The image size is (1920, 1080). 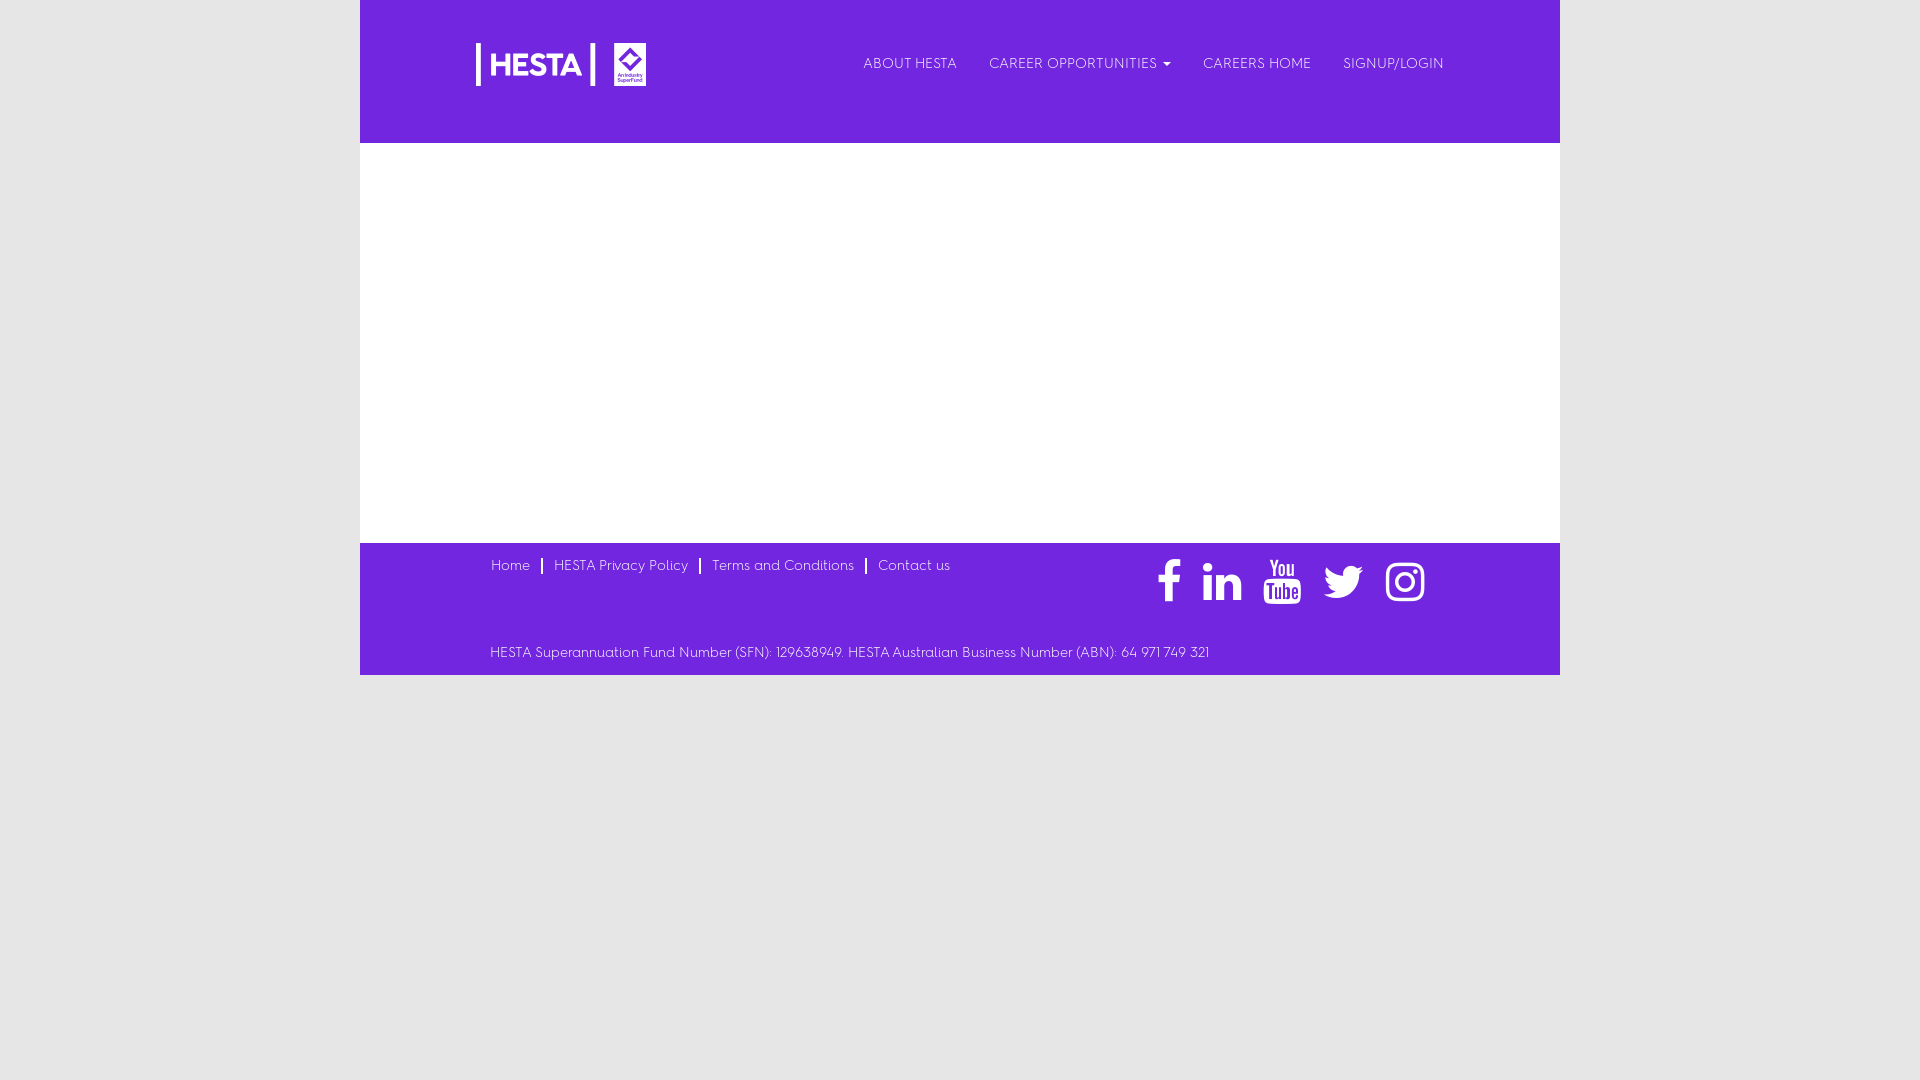 I want to click on 'facebook', so click(x=1169, y=582).